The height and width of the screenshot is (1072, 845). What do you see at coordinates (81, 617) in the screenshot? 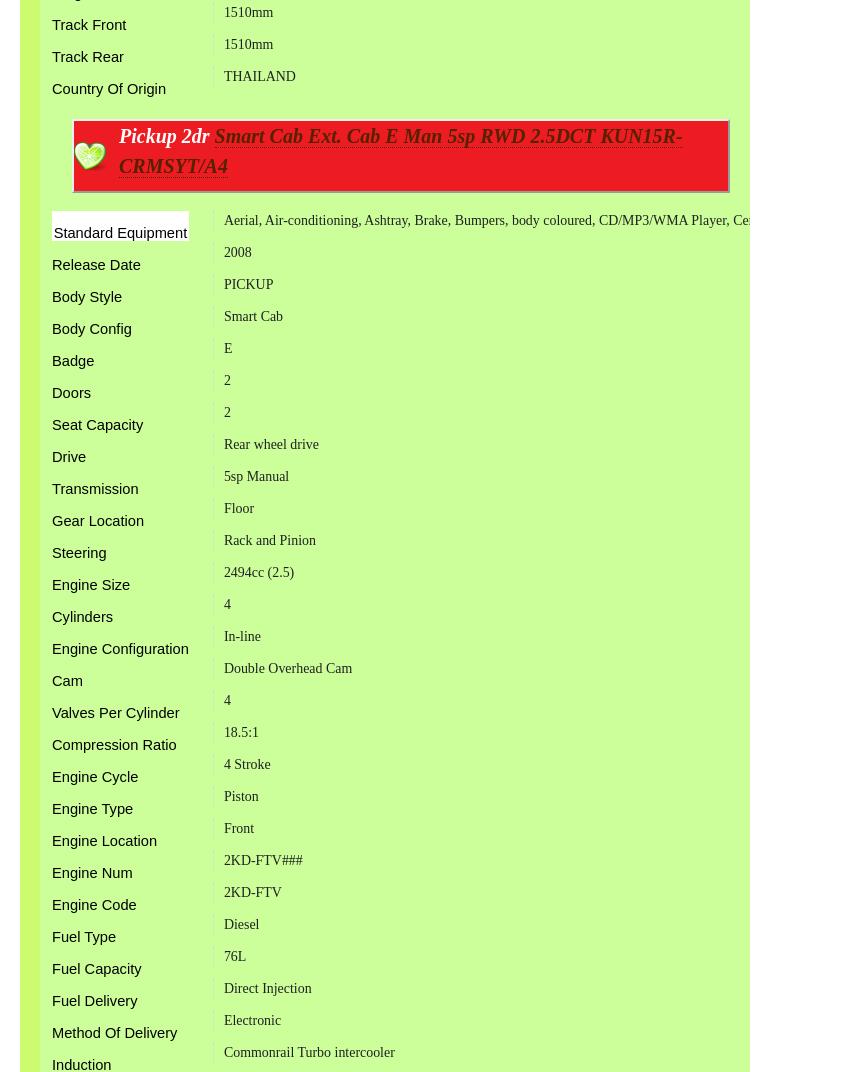
I see `'Cylinders'` at bounding box center [81, 617].